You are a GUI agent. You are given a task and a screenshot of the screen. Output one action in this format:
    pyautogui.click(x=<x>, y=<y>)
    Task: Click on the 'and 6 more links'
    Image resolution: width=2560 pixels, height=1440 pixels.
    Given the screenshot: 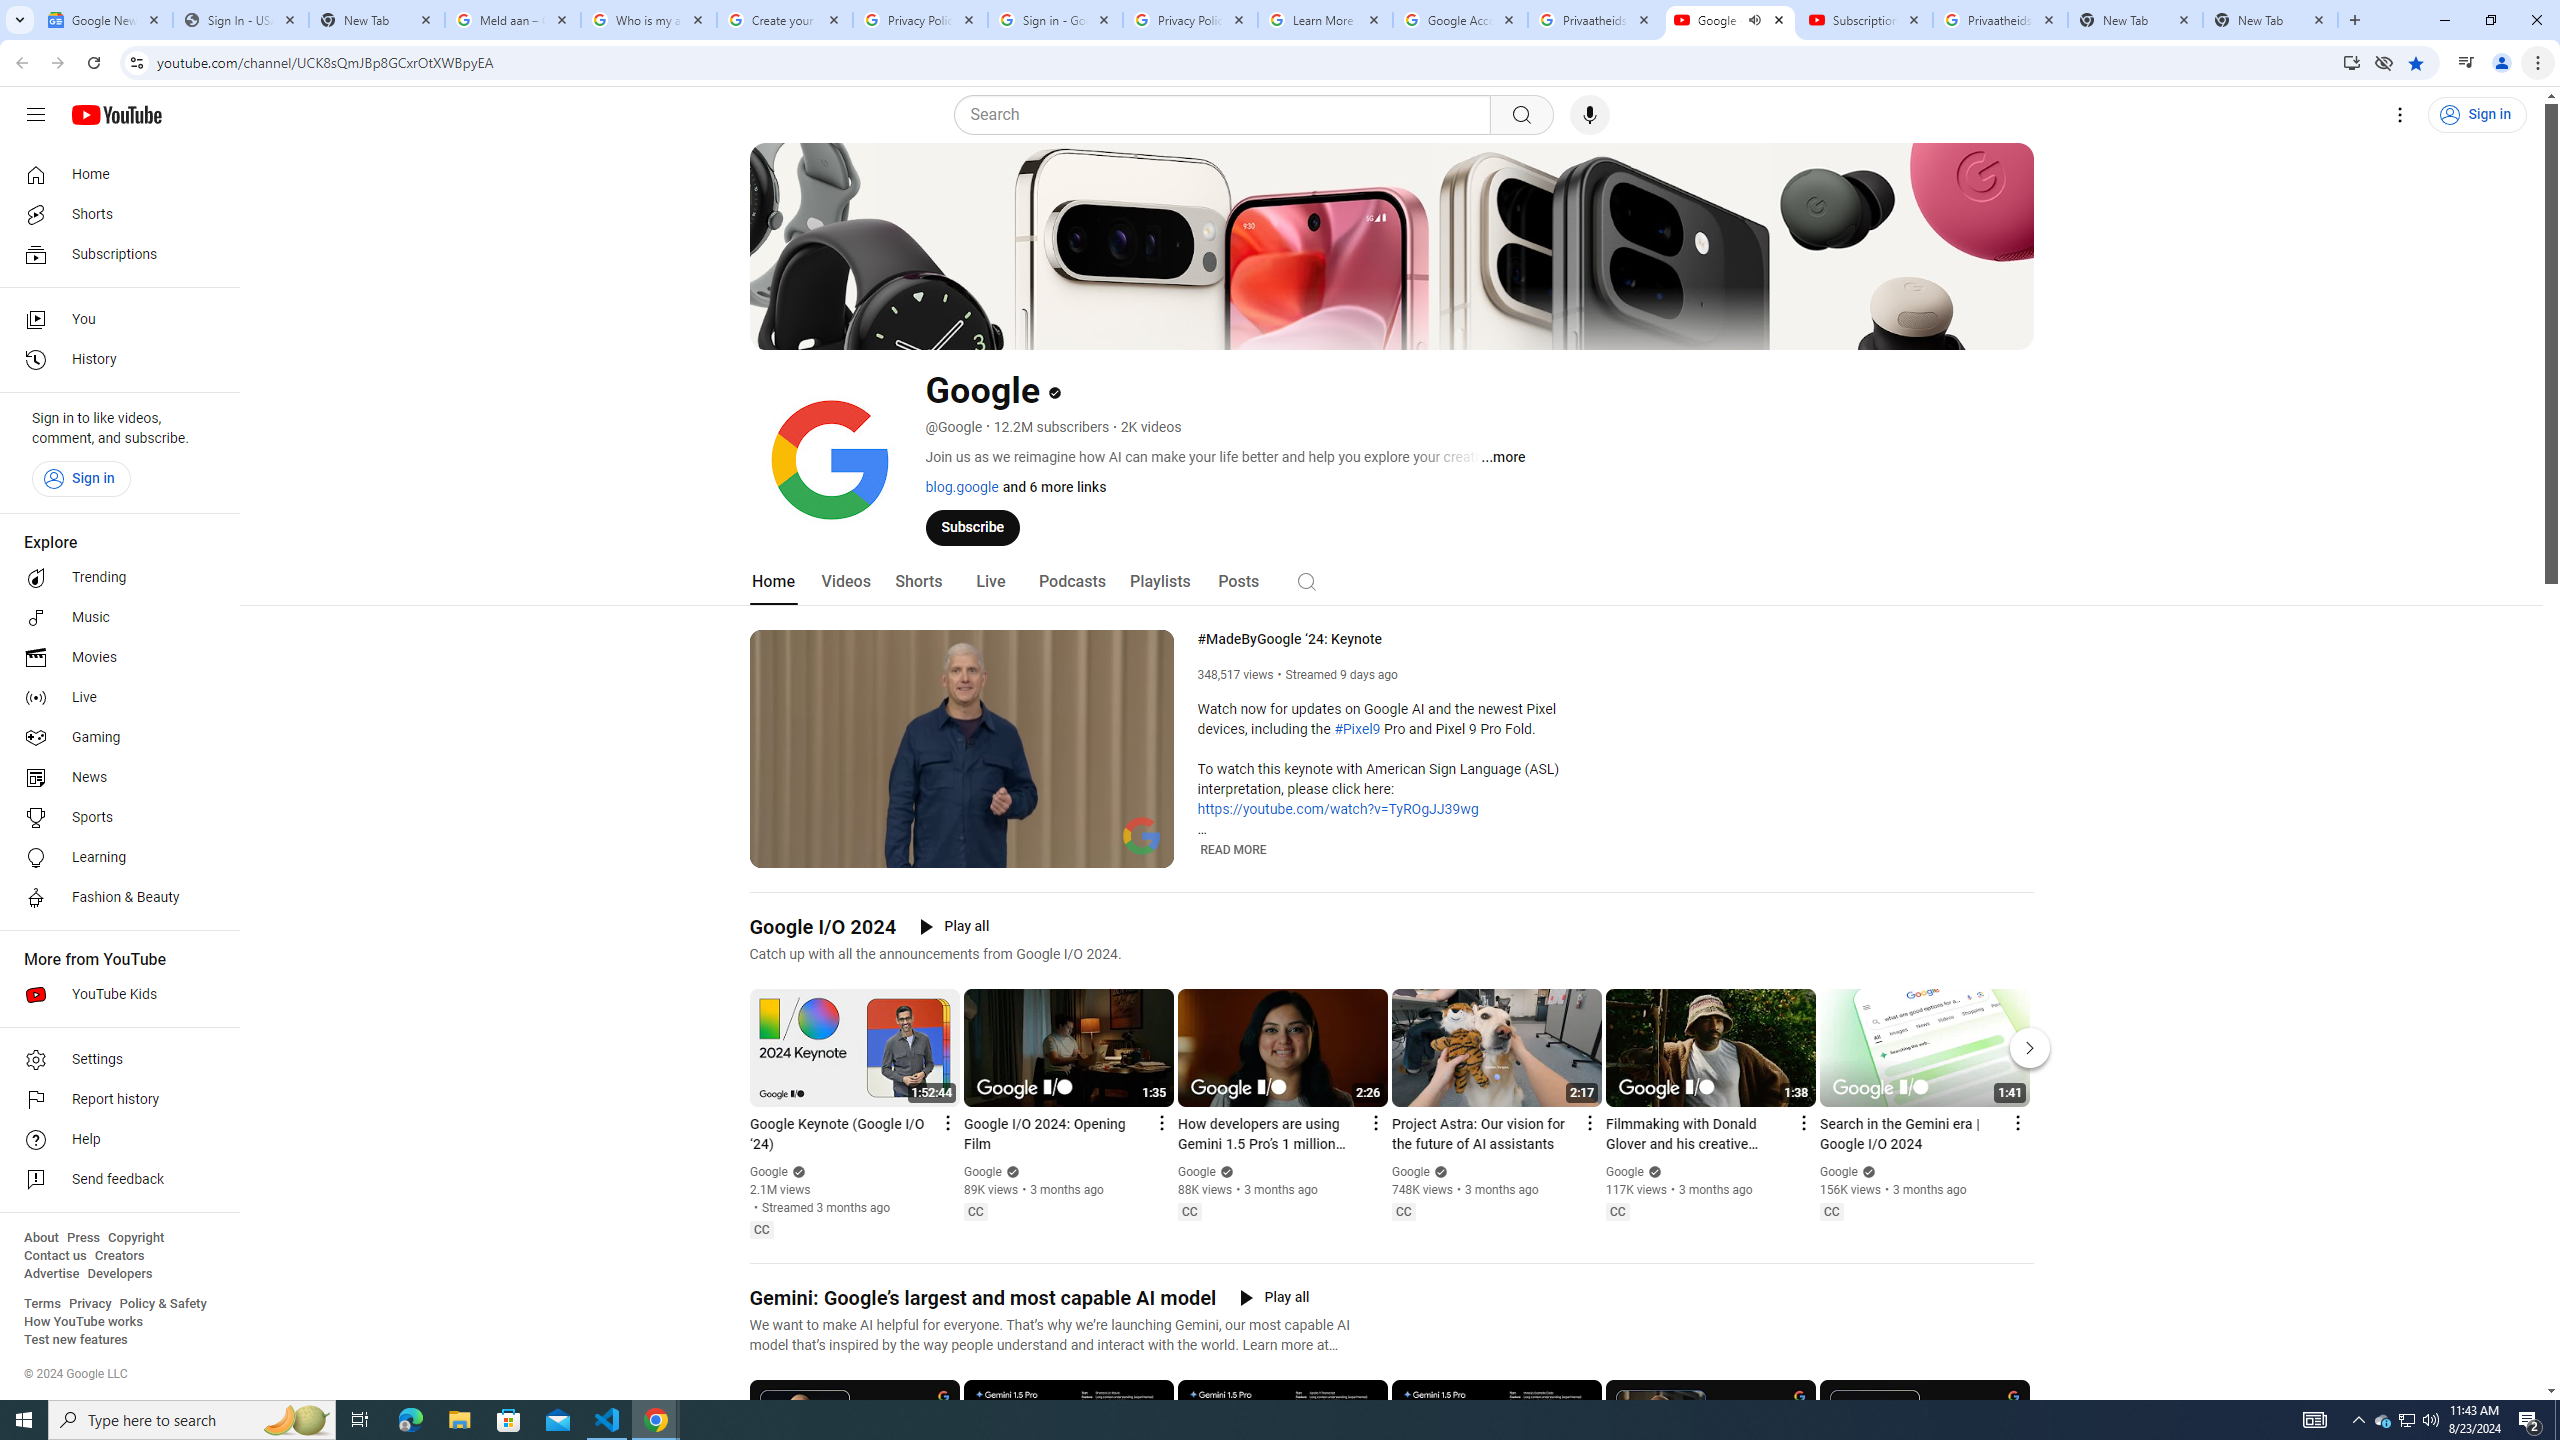 What is the action you would take?
    pyautogui.click(x=1052, y=486)
    